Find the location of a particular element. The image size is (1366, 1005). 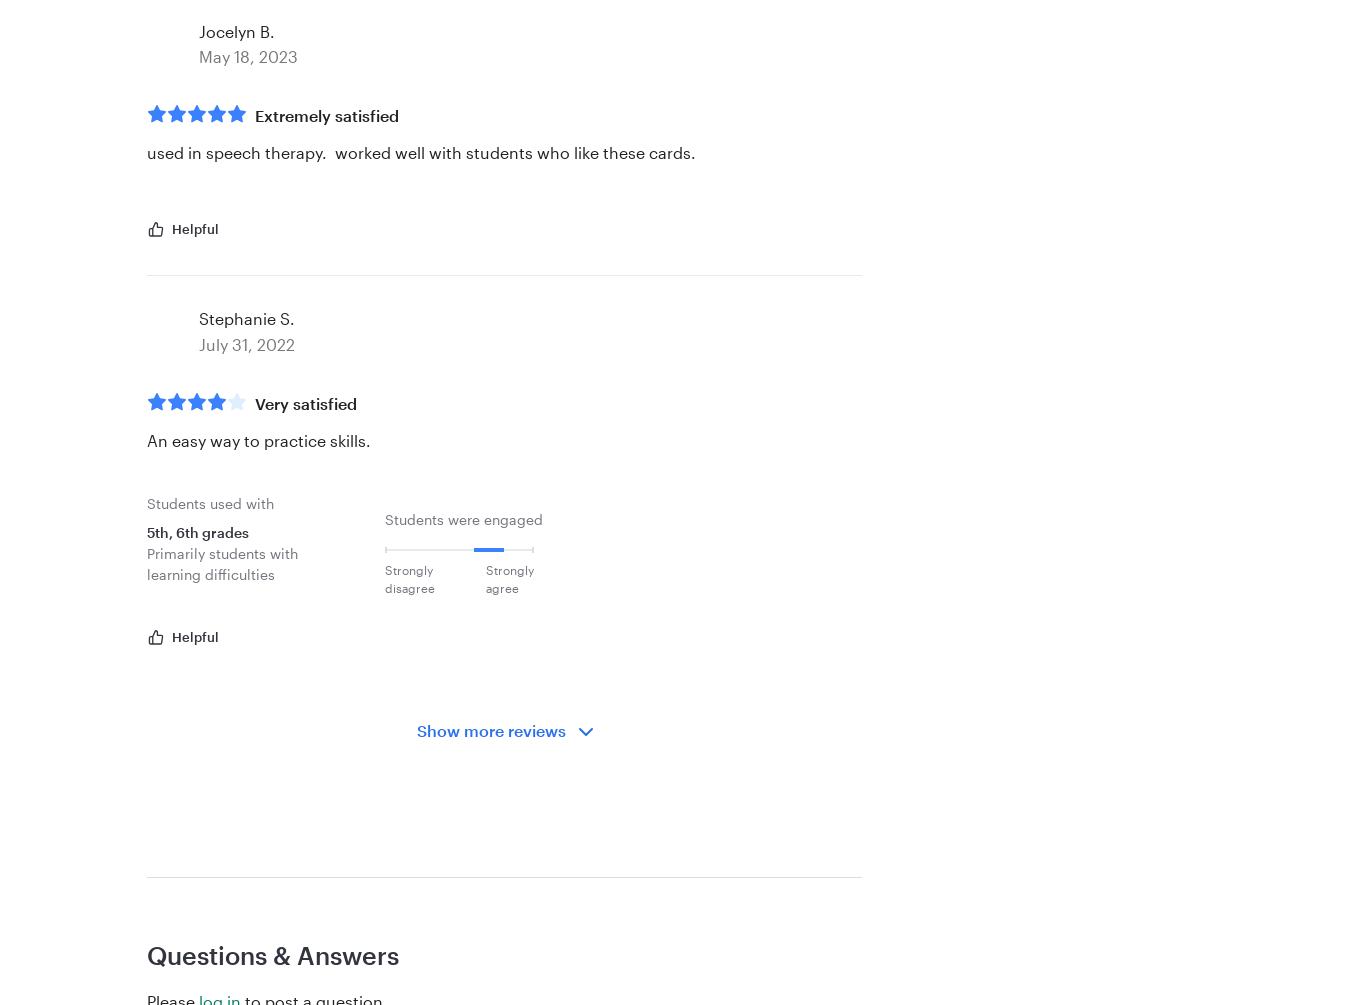

'Students were engaged' is located at coordinates (464, 518).